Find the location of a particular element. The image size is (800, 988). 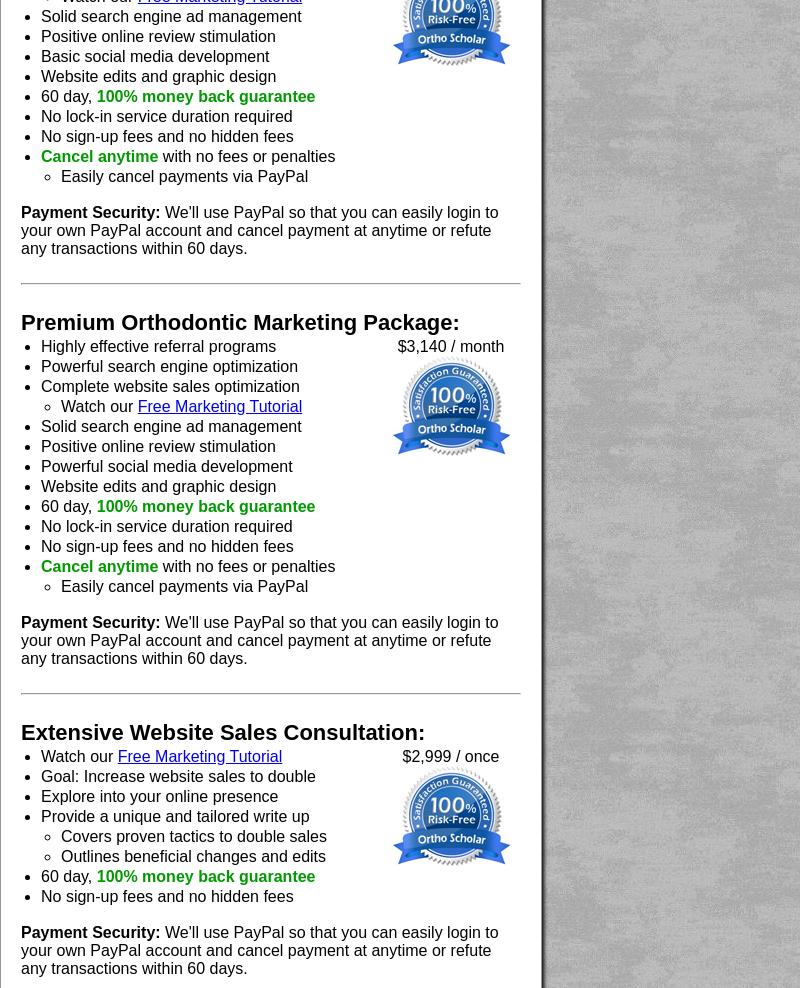

'Powerful search engine optimization' is located at coordinates (39, 366).